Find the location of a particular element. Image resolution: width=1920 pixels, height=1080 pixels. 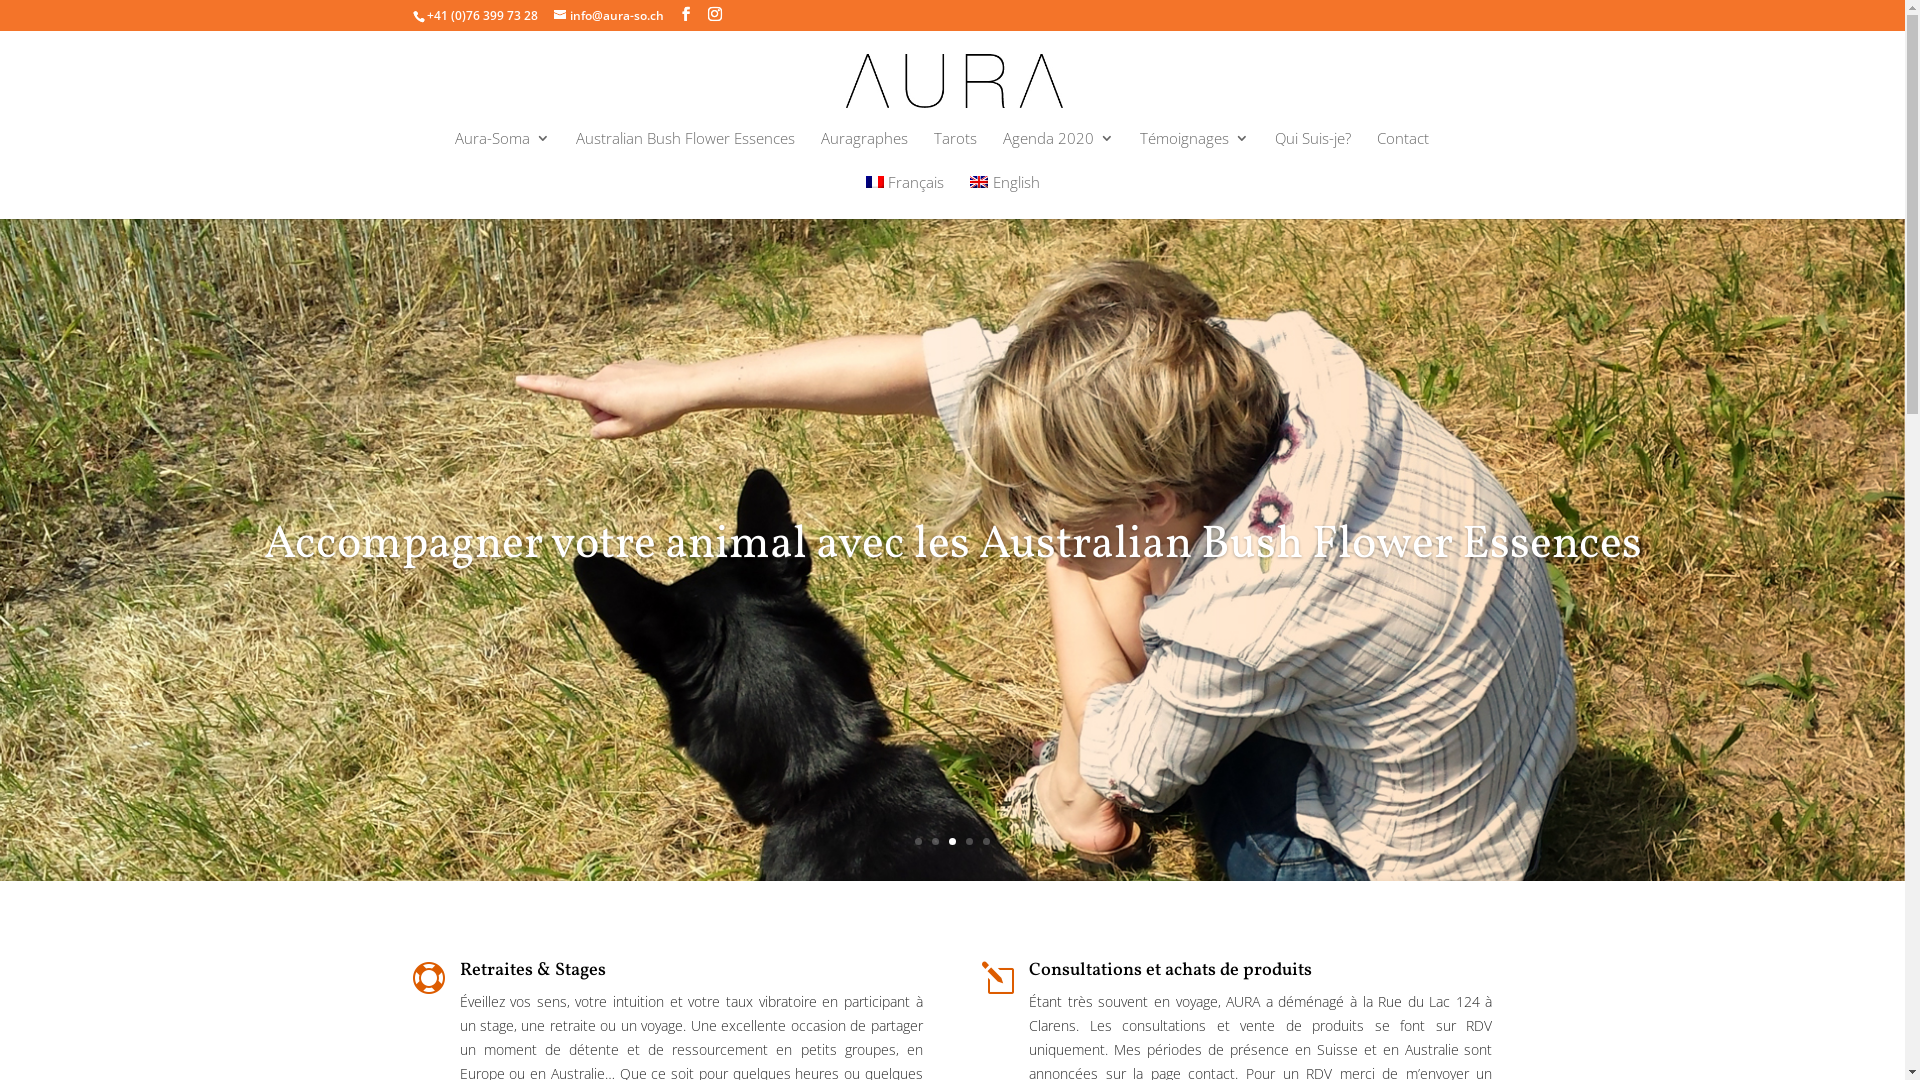

'Auragraphes' is located at coordinates (820, 152).